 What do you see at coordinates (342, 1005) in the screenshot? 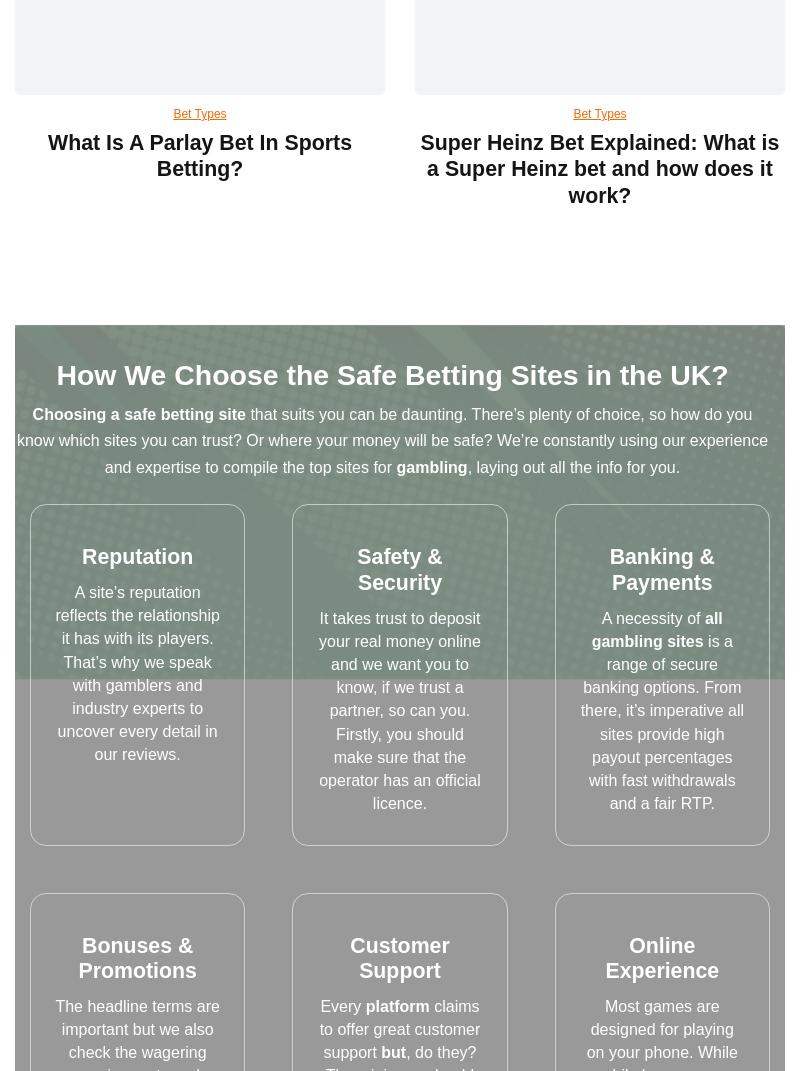
I see `'Every'` at bounding box center [342, 1005].